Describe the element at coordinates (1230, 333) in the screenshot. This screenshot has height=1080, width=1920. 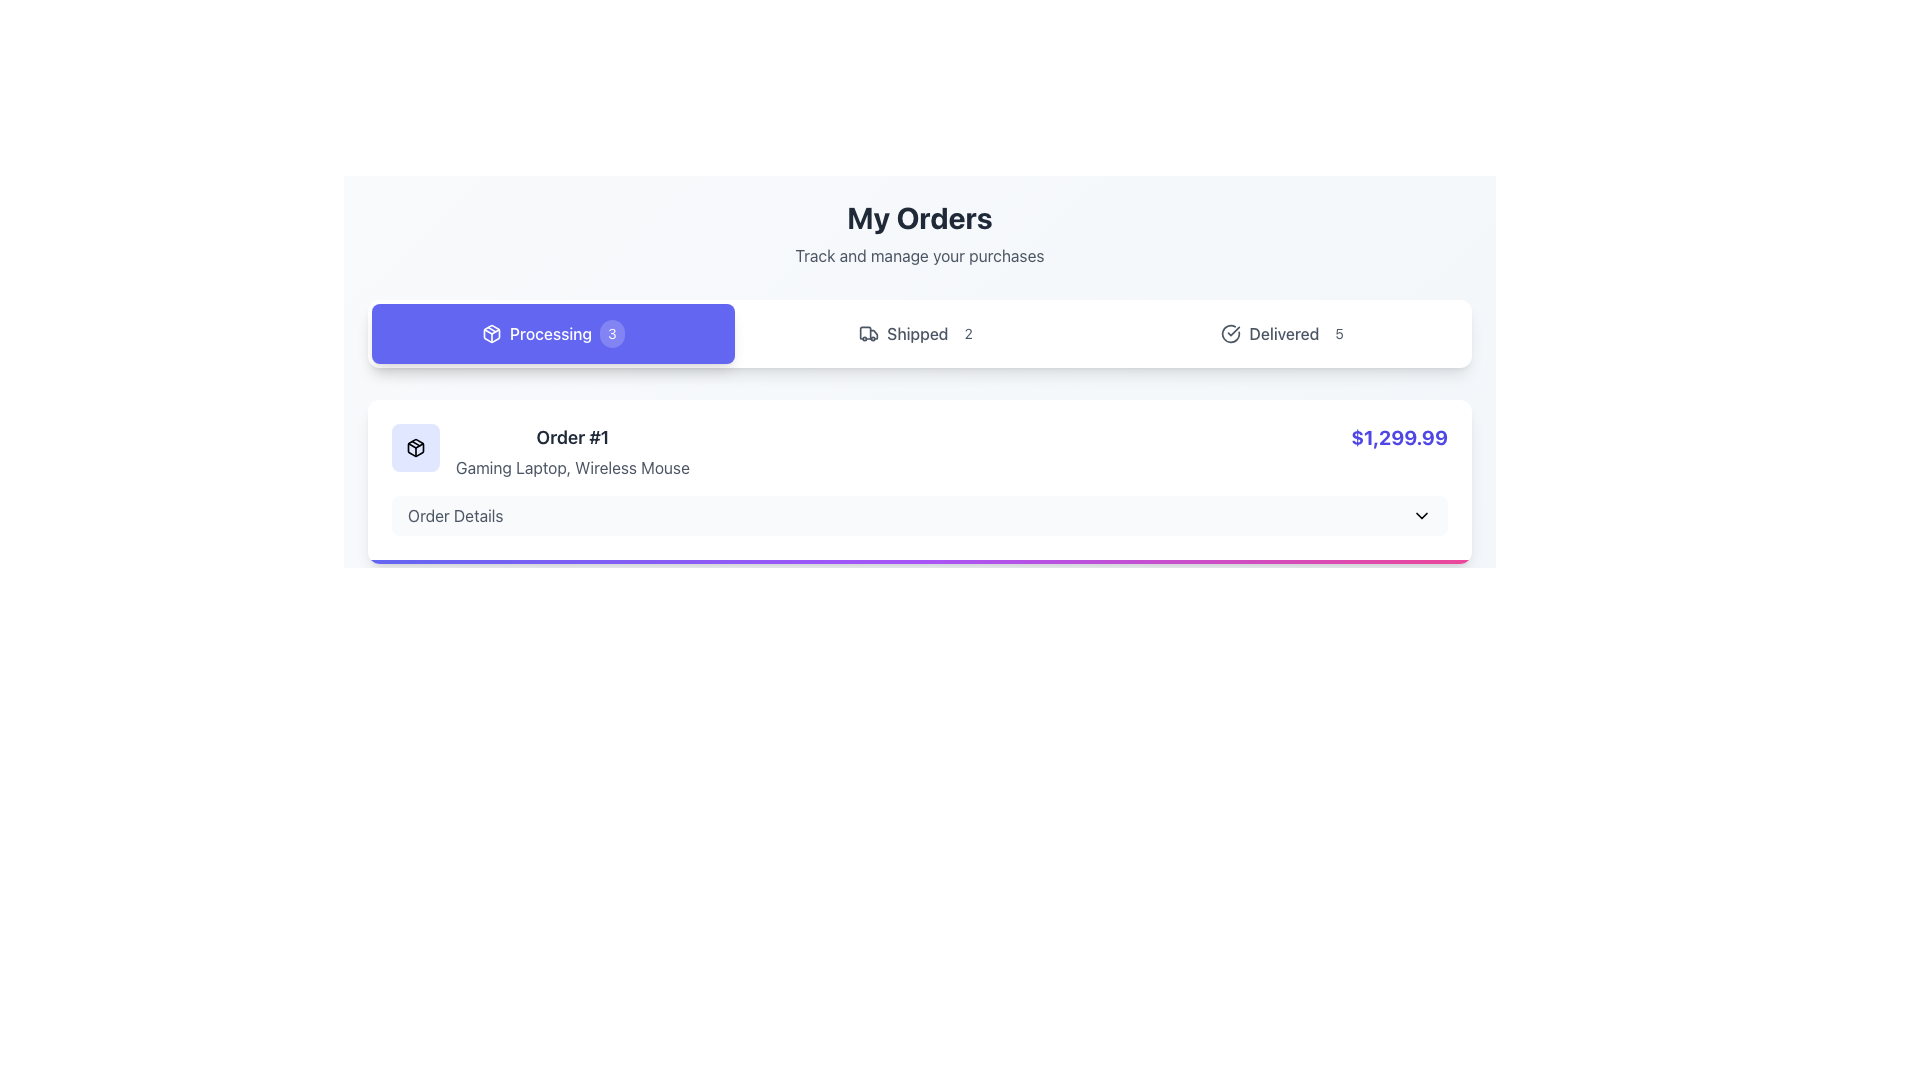
I see `the checkmark icon in a circular outline that indicates the 'Delivered' status, located to the left of the 'Delivered' text` at that location.